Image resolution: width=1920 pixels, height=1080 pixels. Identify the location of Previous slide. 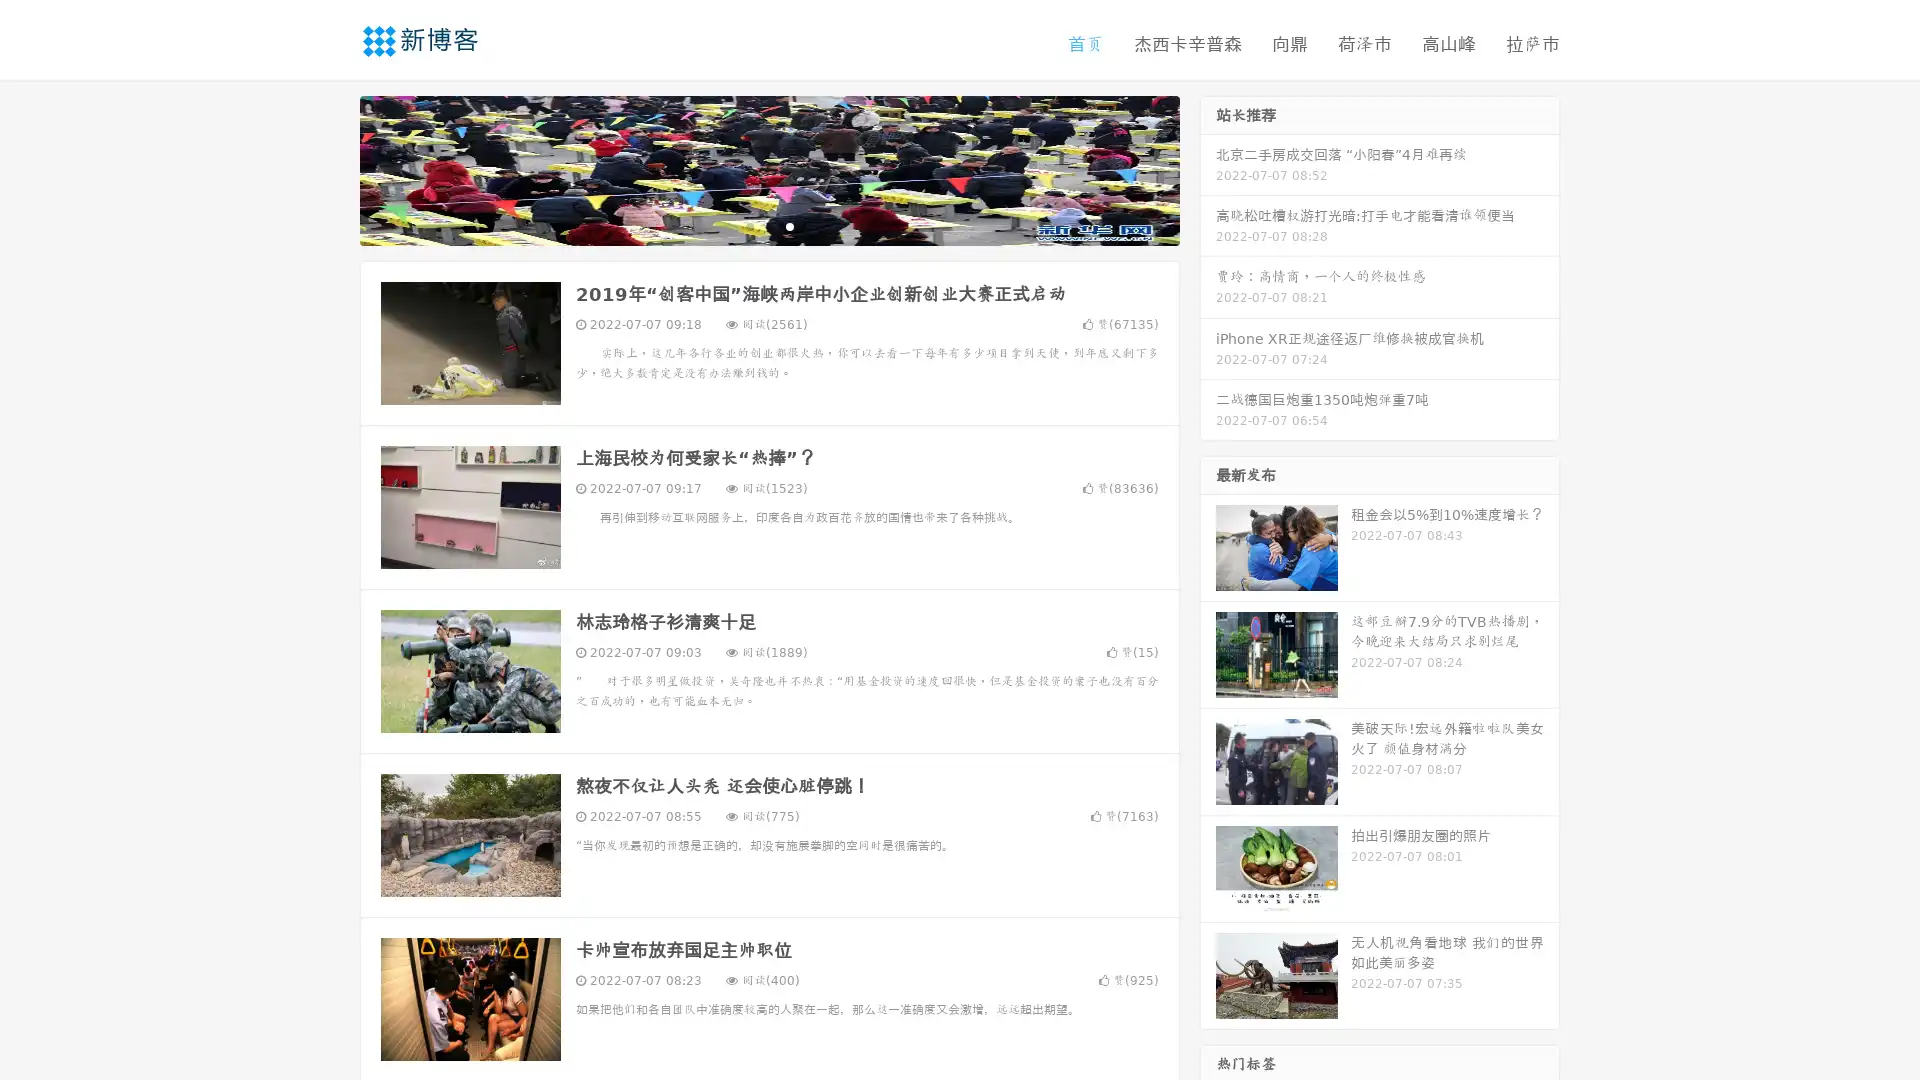
(330, 168).